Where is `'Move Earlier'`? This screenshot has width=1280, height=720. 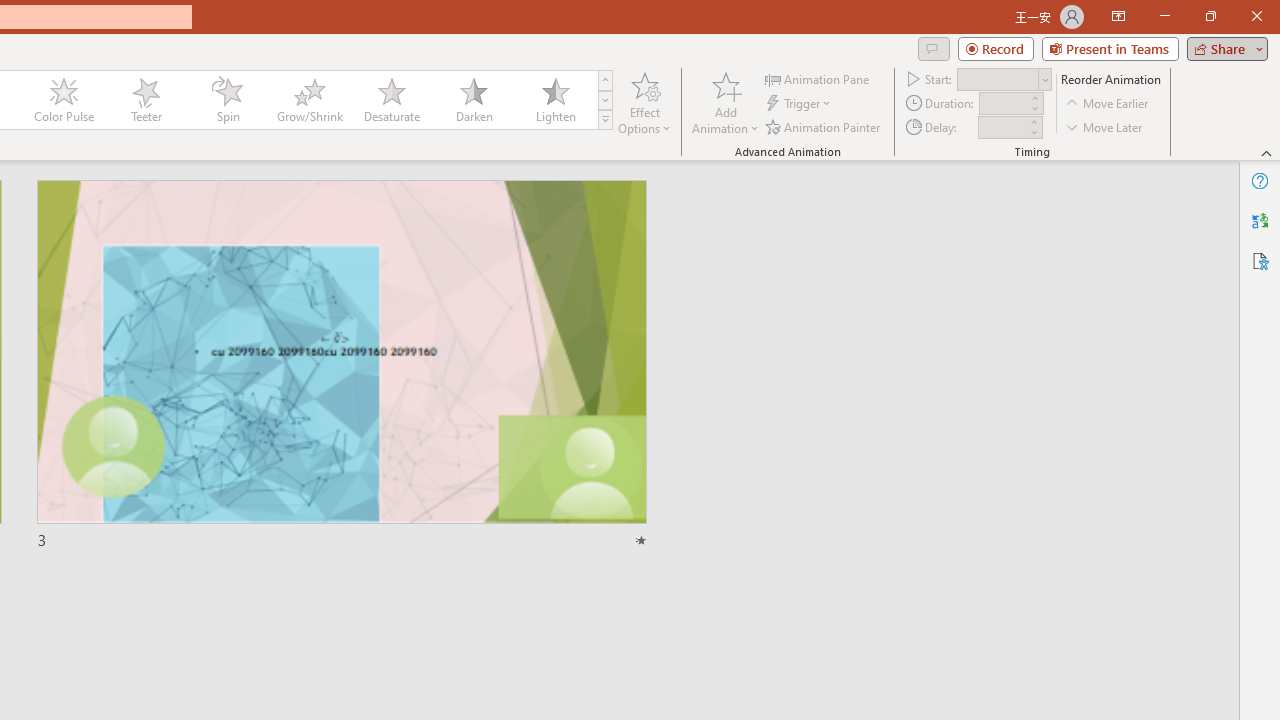
'Move Earlier' is located at coordinates (1106, 103).